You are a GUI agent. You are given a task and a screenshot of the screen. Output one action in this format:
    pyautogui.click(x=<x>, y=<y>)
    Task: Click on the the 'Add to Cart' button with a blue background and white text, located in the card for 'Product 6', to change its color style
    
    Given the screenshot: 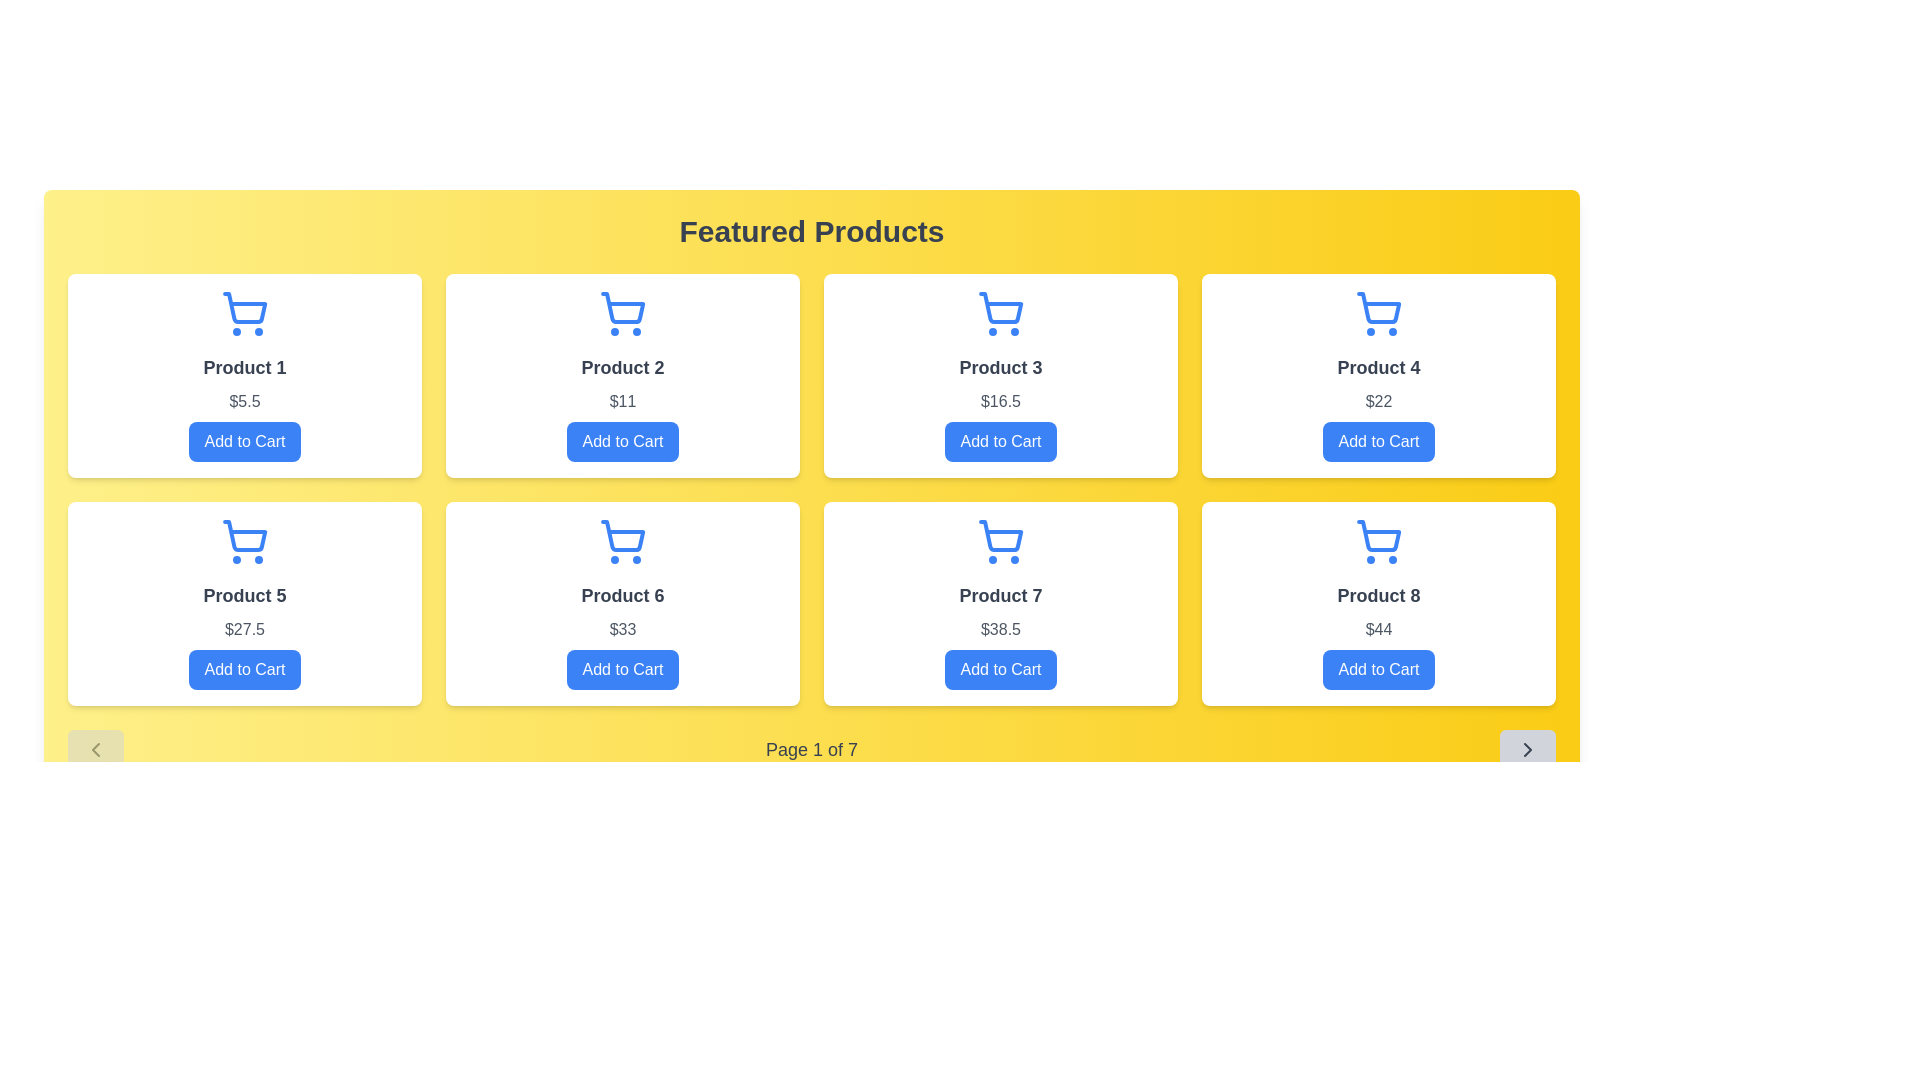 What is the action you would take?
    pyautogui.click(x=622, y=670)
    